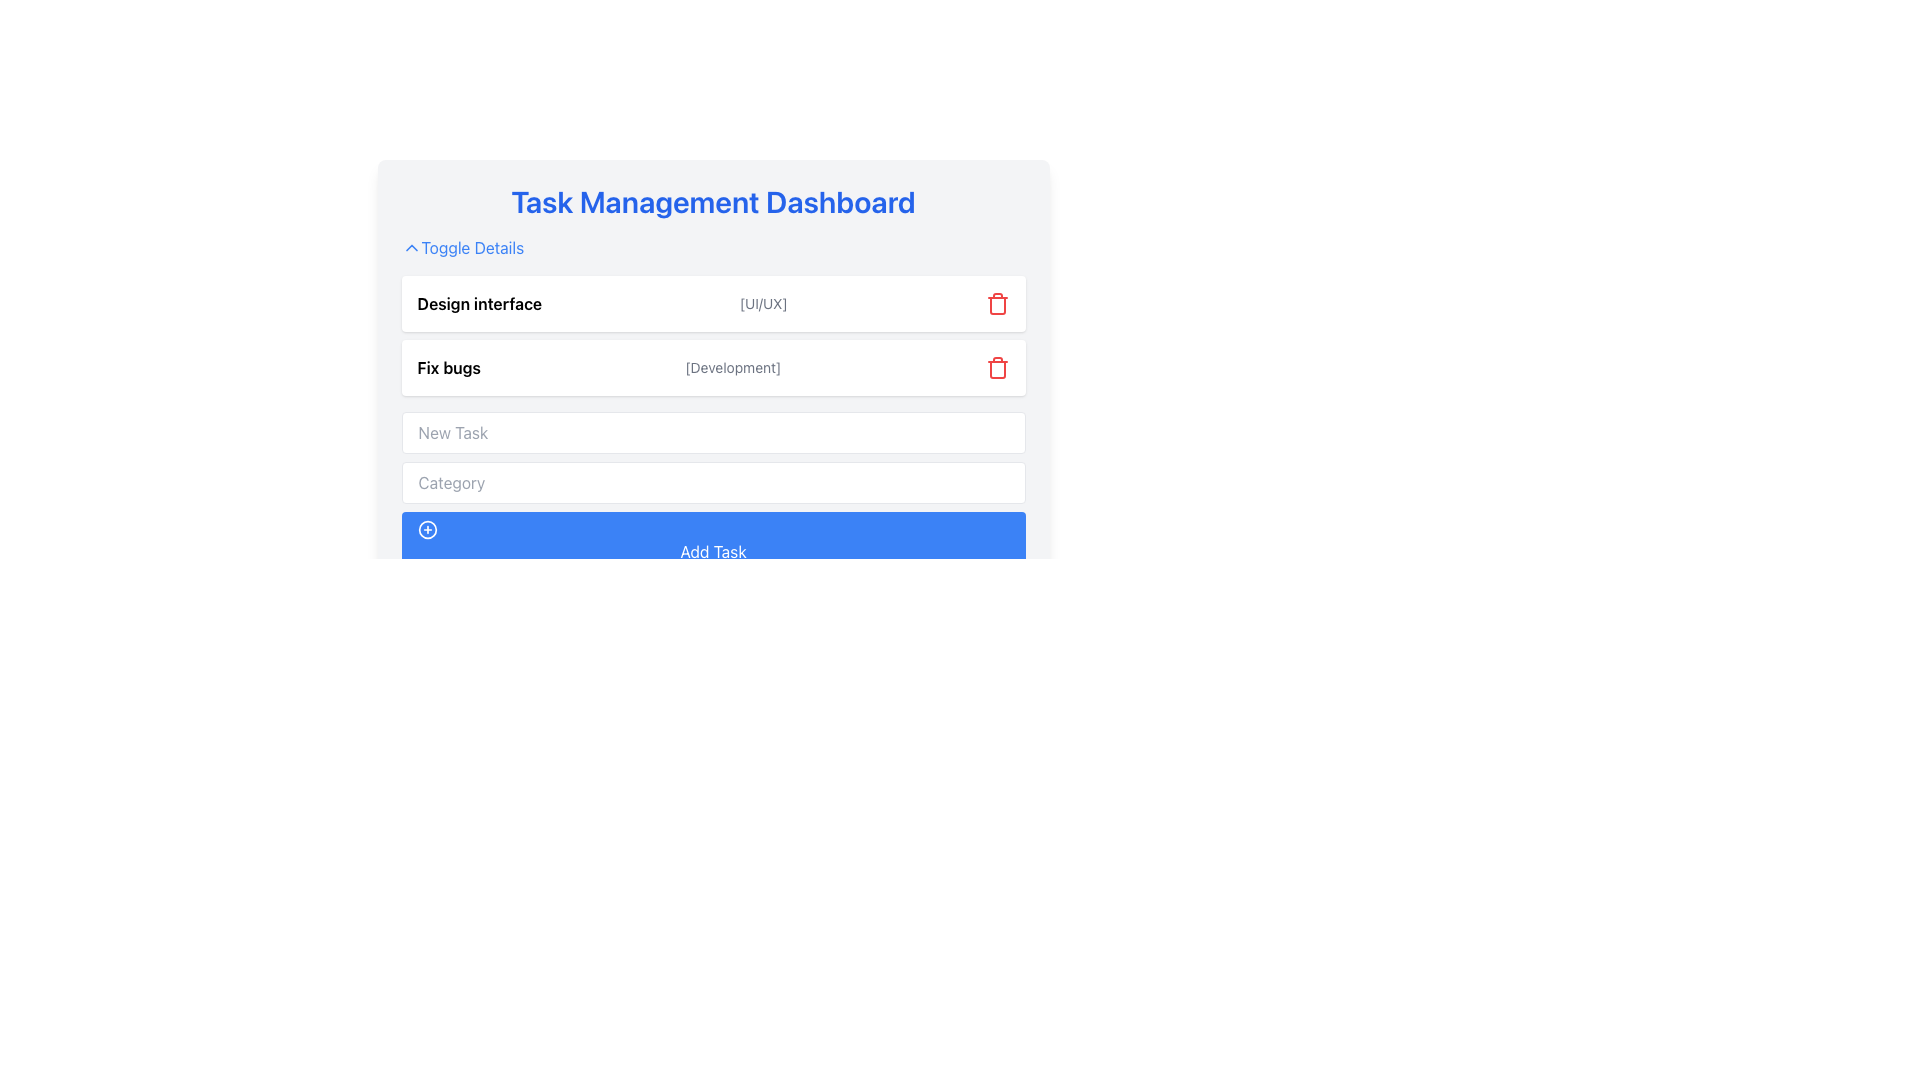 The height and width of the screenshot is (1080, 1920). Describe the element at coordinates (713, 201) in the screenshot. I see `the static text label that serves as the main title or header at the top of the interface layout` at that location.